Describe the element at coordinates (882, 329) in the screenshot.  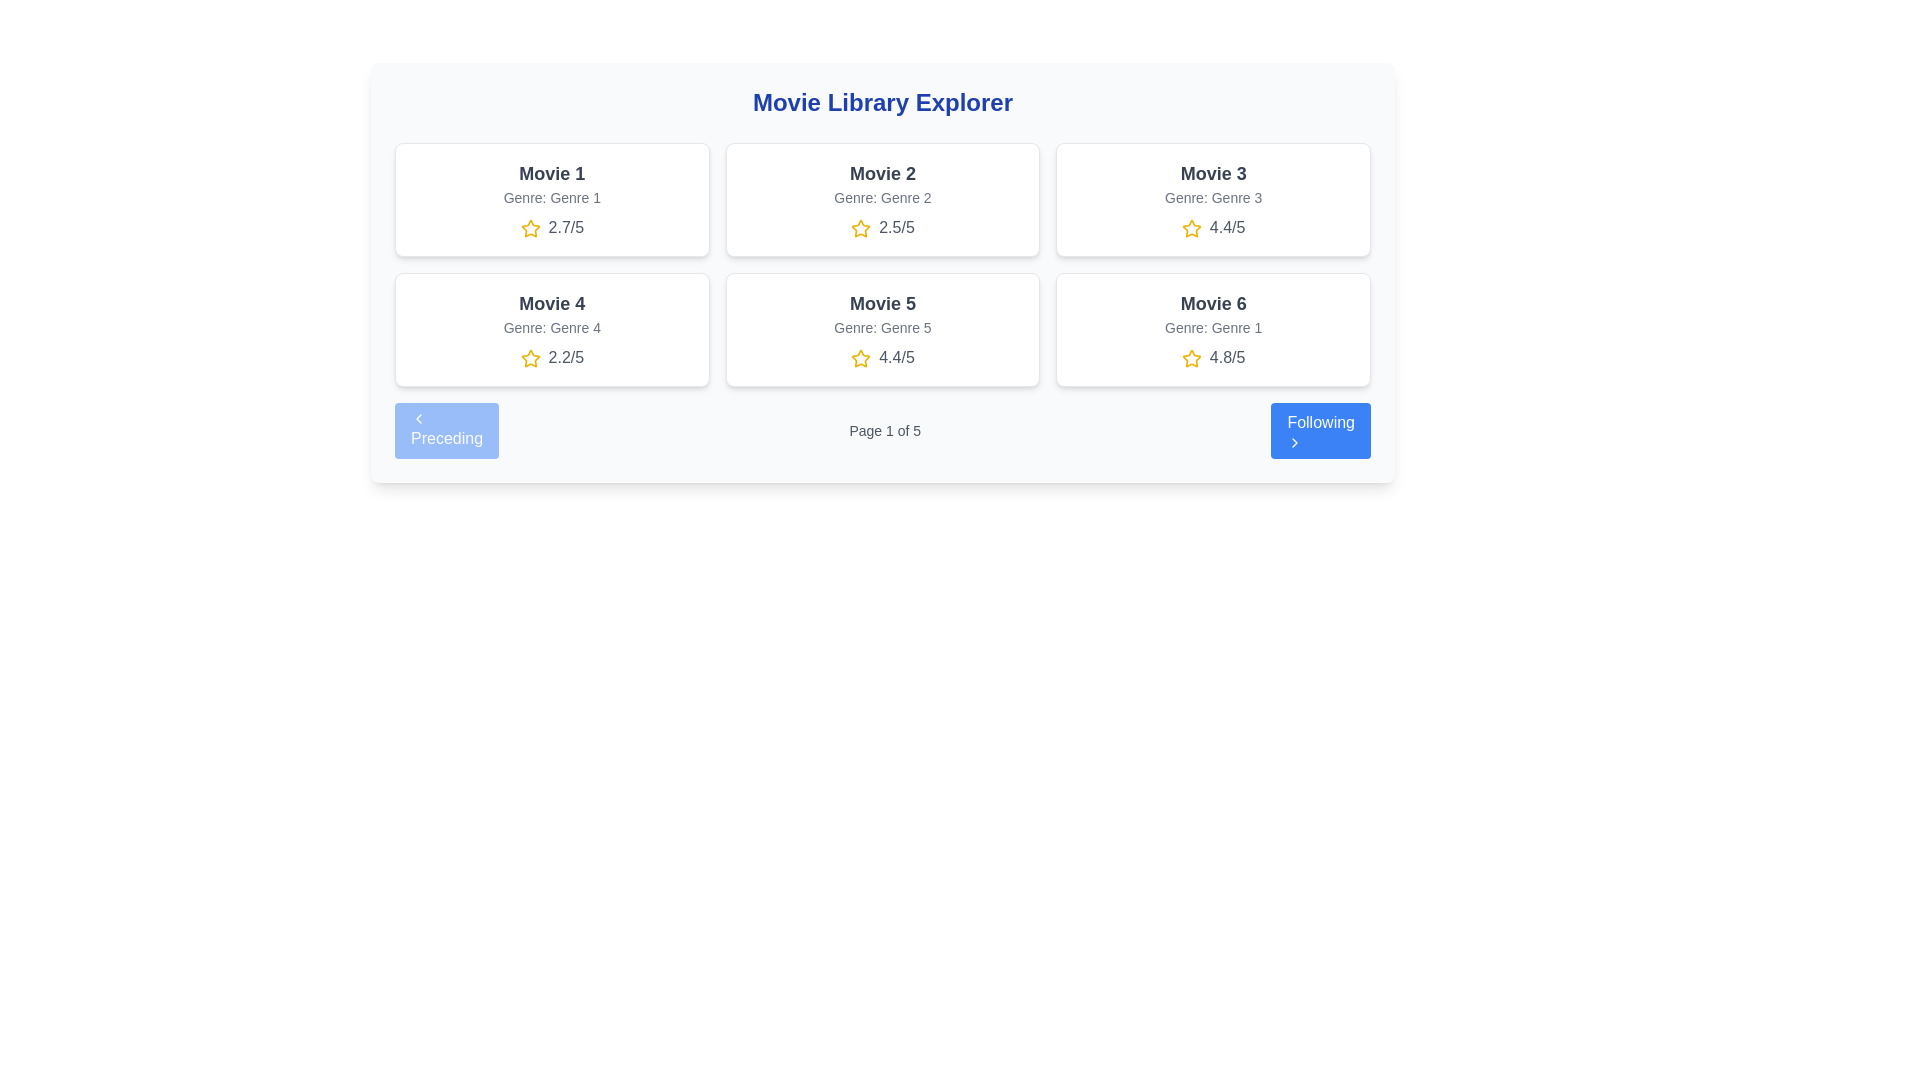
I see `the movie Card component located in the second row, middle column of the grid to read its information` at that location.